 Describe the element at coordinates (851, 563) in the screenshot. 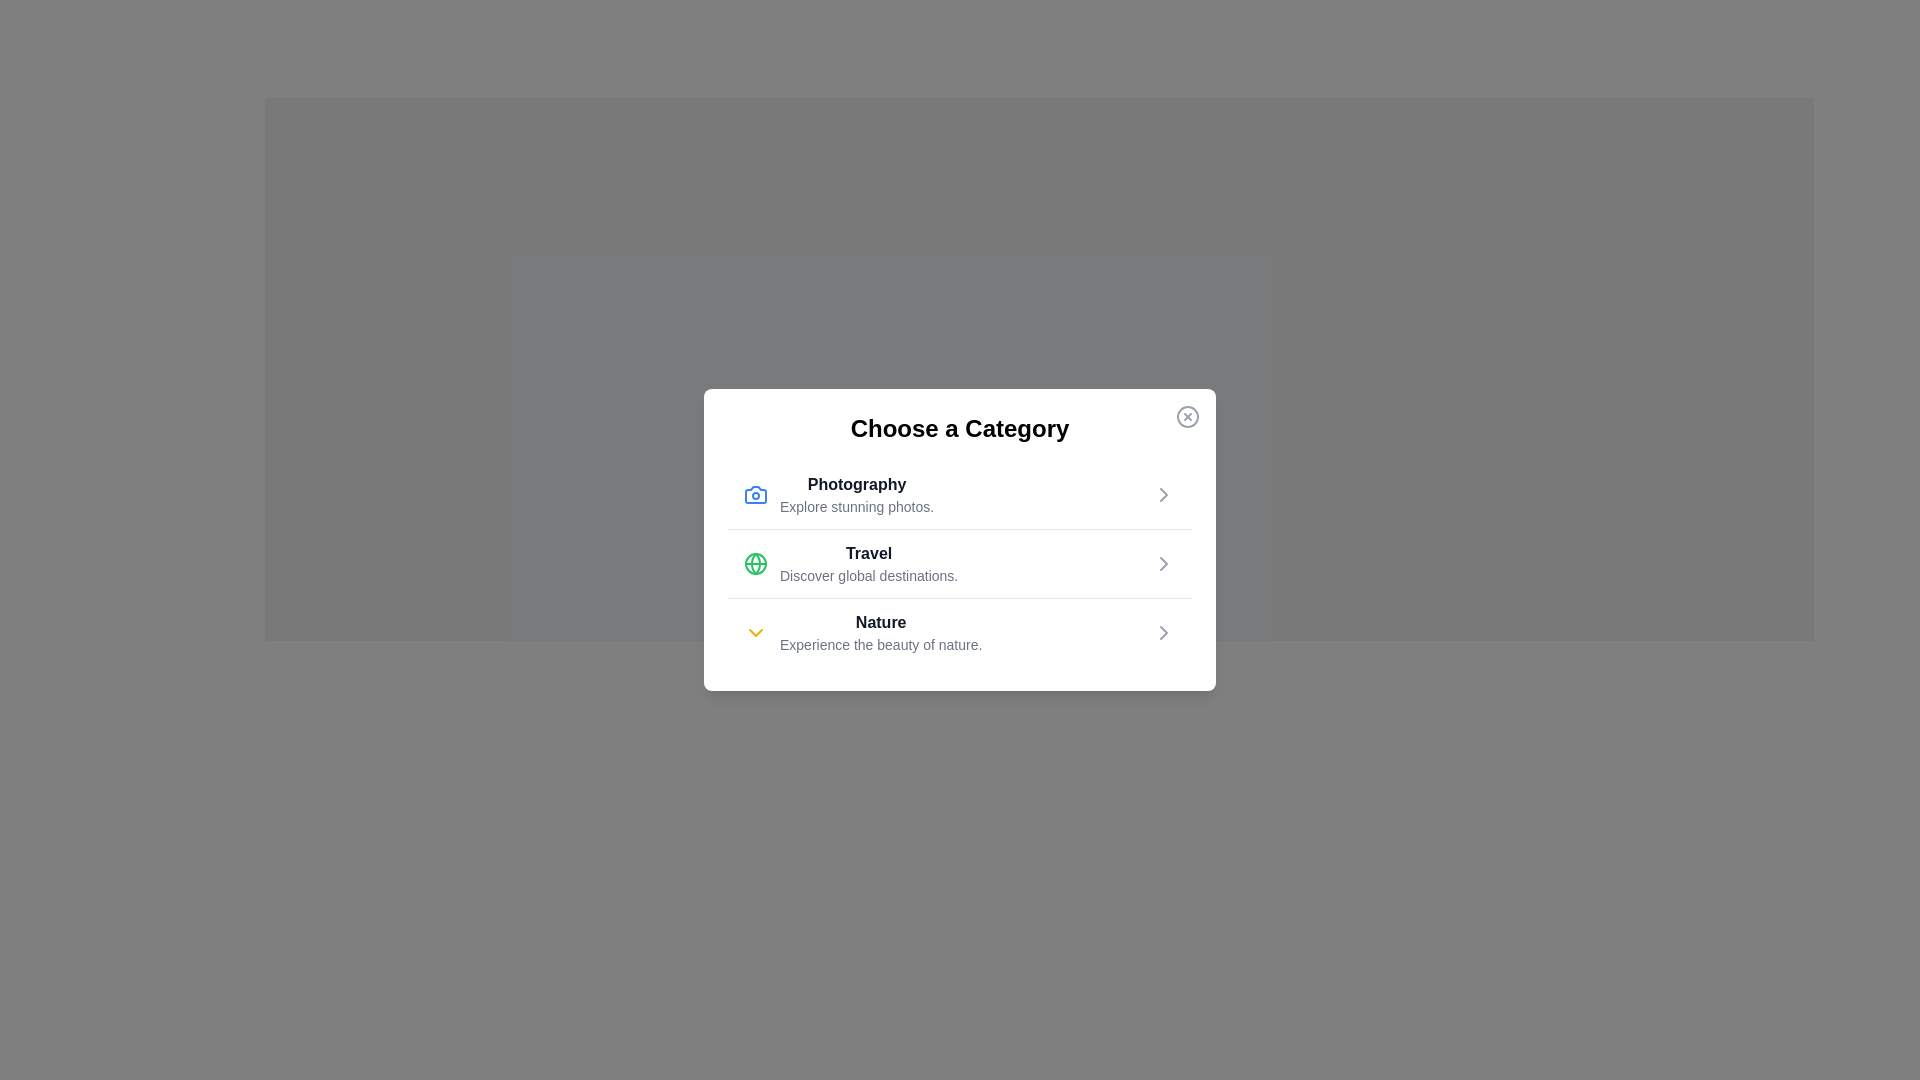

I see `the list item with a green globe icon and the text 'Travel'` at that location.